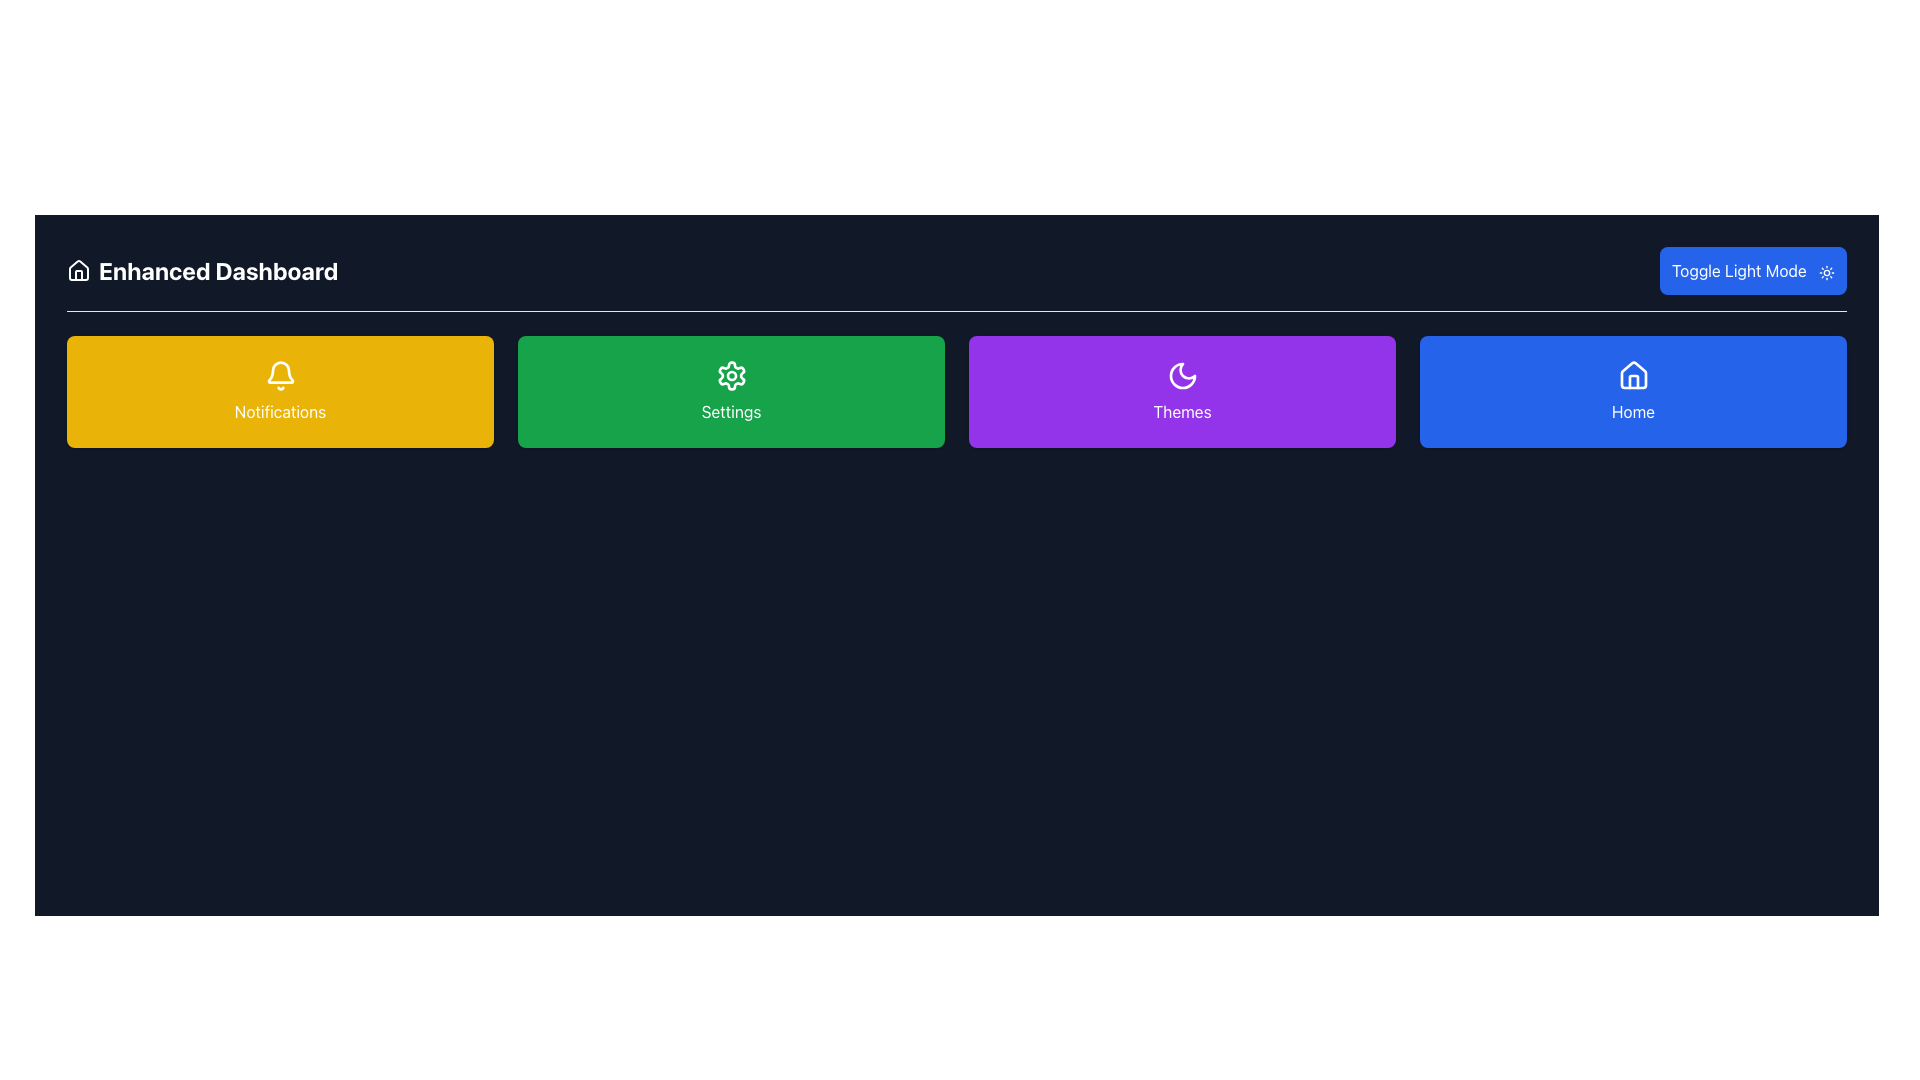 Image resolution: width=1920 pixels, height=1080 pixels. What do you see at coordinates (1633, 375) in the screenshot?
I see `the 'Home' icon, which is an SVG representation styled as a house, located at the far right of the layout above the 'Home' text label` at bounding box center [1633, 375].